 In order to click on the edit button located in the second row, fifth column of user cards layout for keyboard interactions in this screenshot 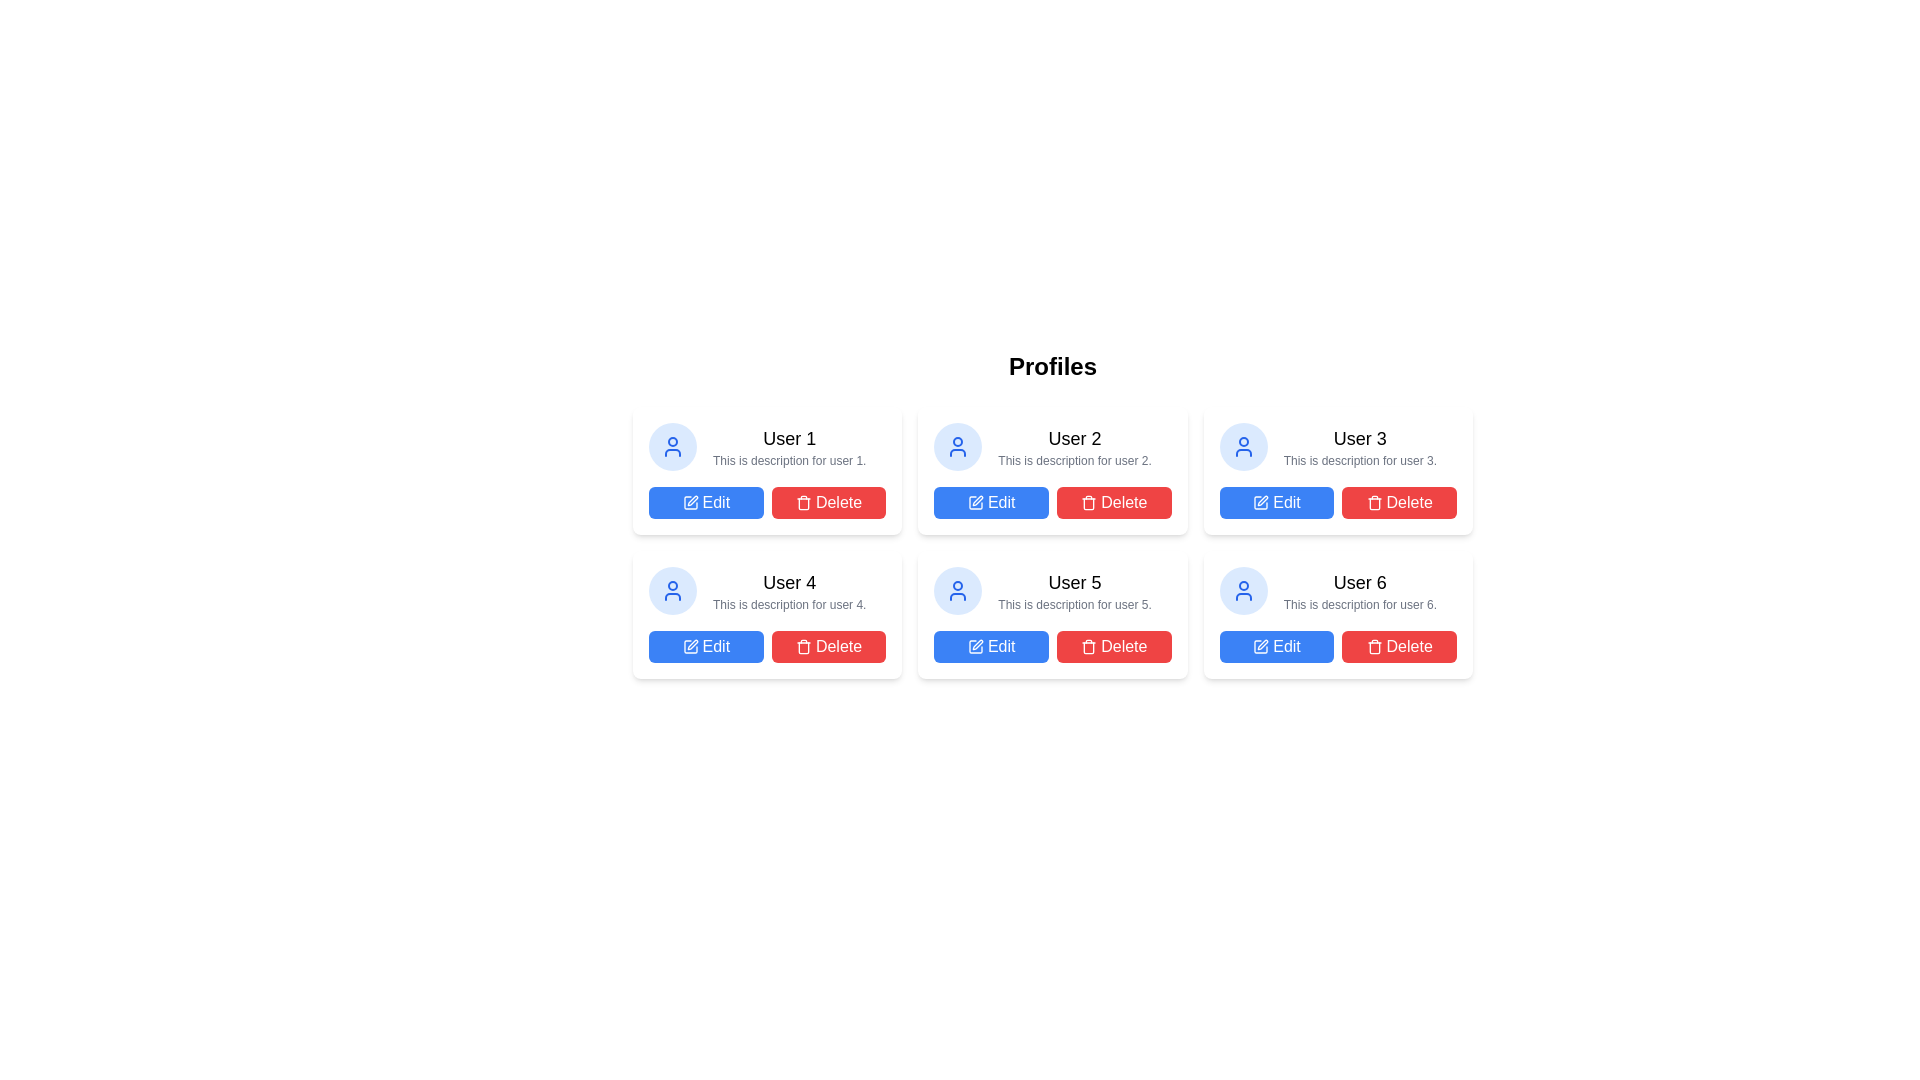, I will do `click(991, 647)`.